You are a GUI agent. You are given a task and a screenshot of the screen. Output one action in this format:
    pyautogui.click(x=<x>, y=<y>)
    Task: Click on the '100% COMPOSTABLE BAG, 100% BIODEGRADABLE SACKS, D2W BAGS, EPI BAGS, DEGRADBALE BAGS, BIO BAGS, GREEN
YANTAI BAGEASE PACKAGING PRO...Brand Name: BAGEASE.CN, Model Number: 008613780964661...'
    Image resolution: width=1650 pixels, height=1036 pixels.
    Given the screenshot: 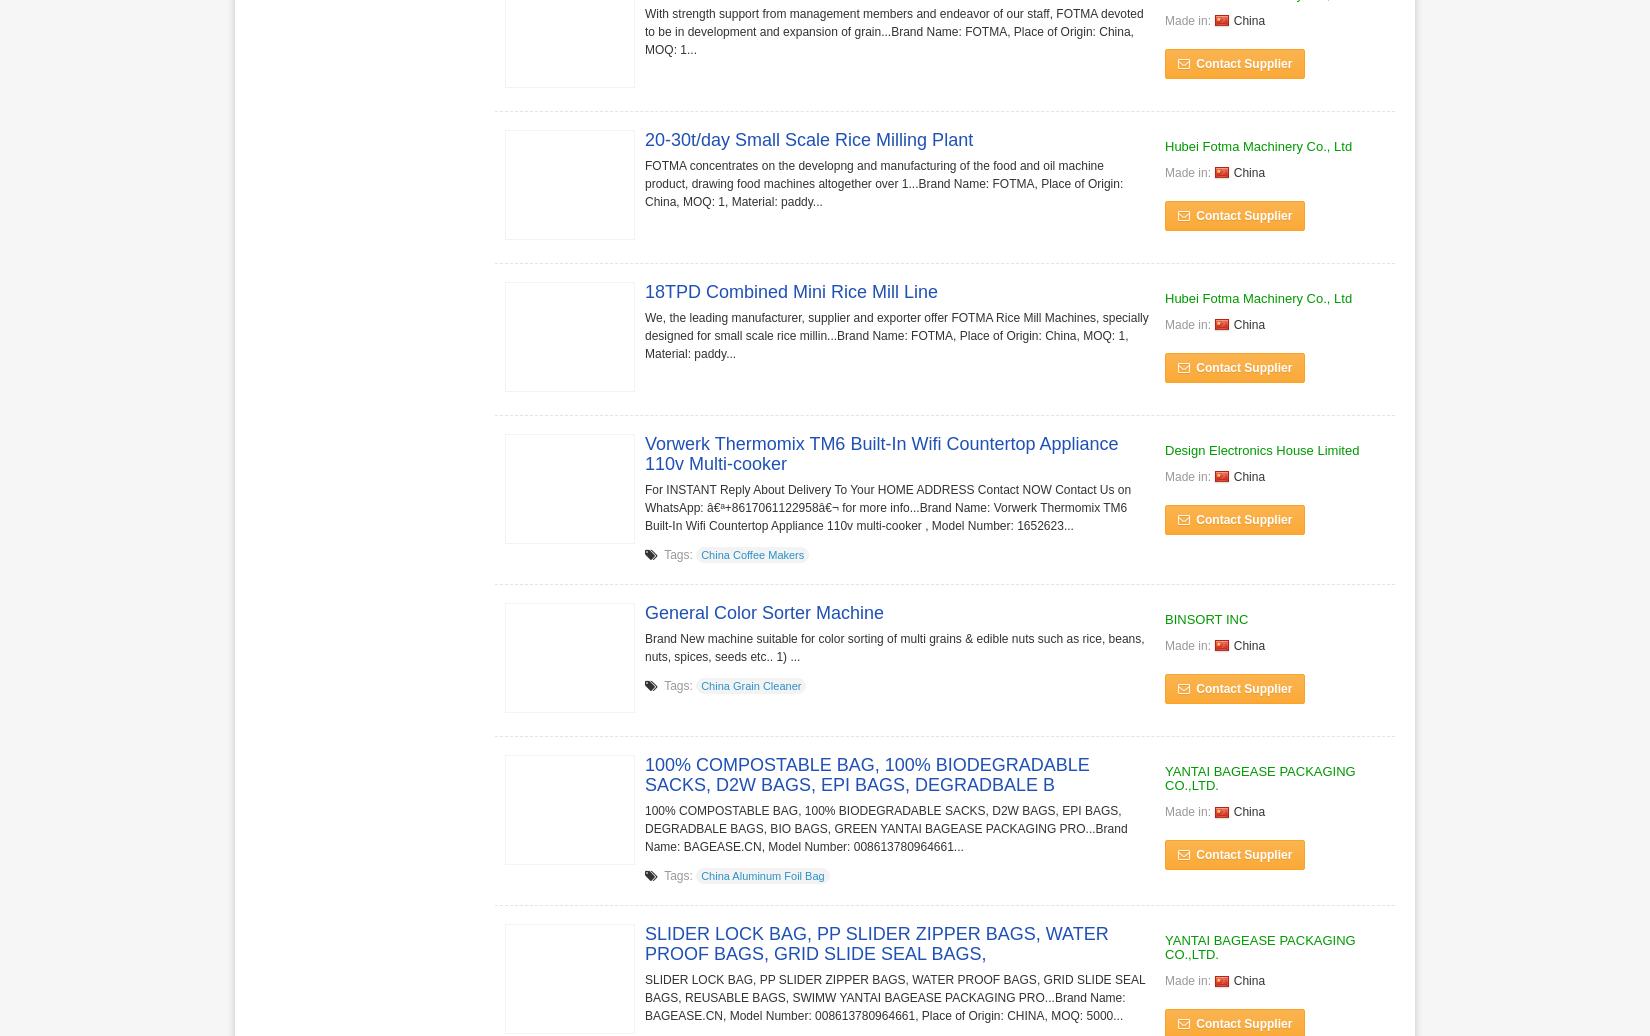 What is the action you would take?
    pyautogui.click(x=886, y=827)
    